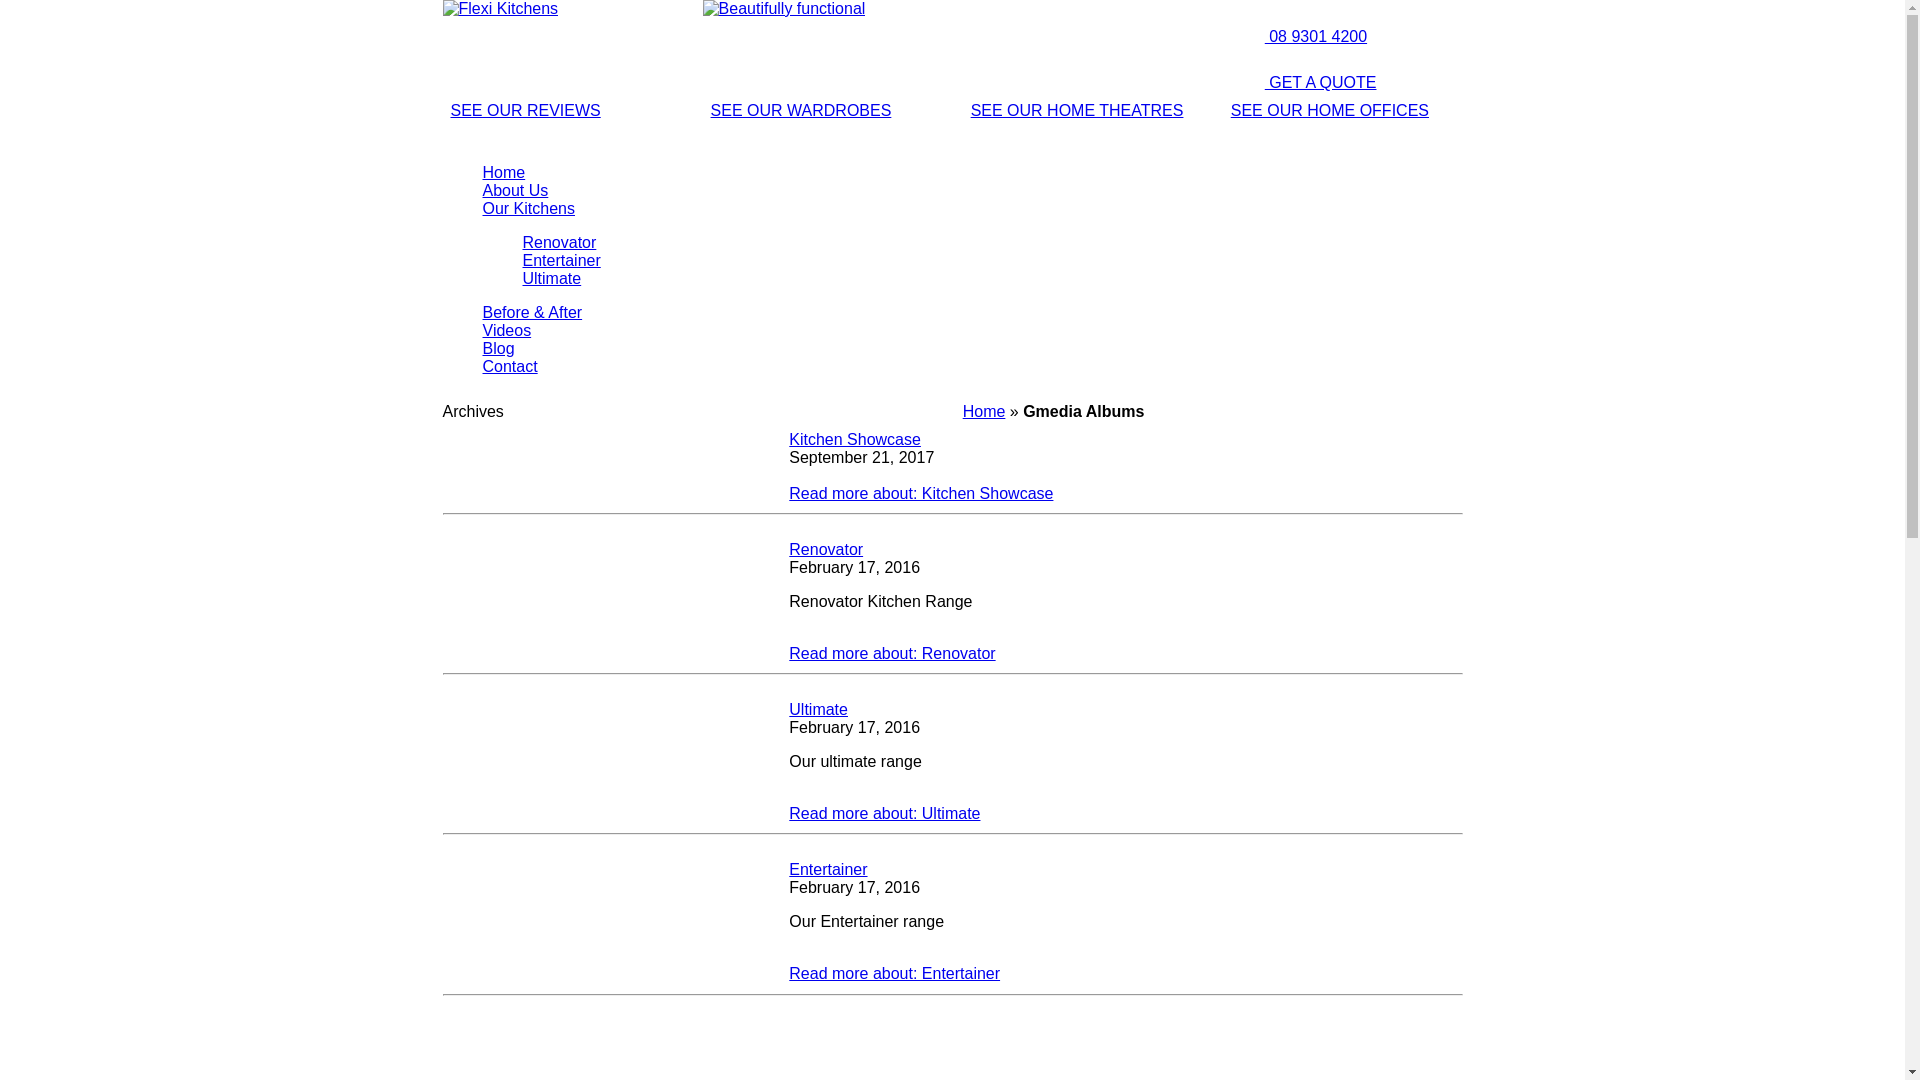 The width and height of the screenshot is (1920, 1080). I want to click on 'Blog', so click(498, 347).